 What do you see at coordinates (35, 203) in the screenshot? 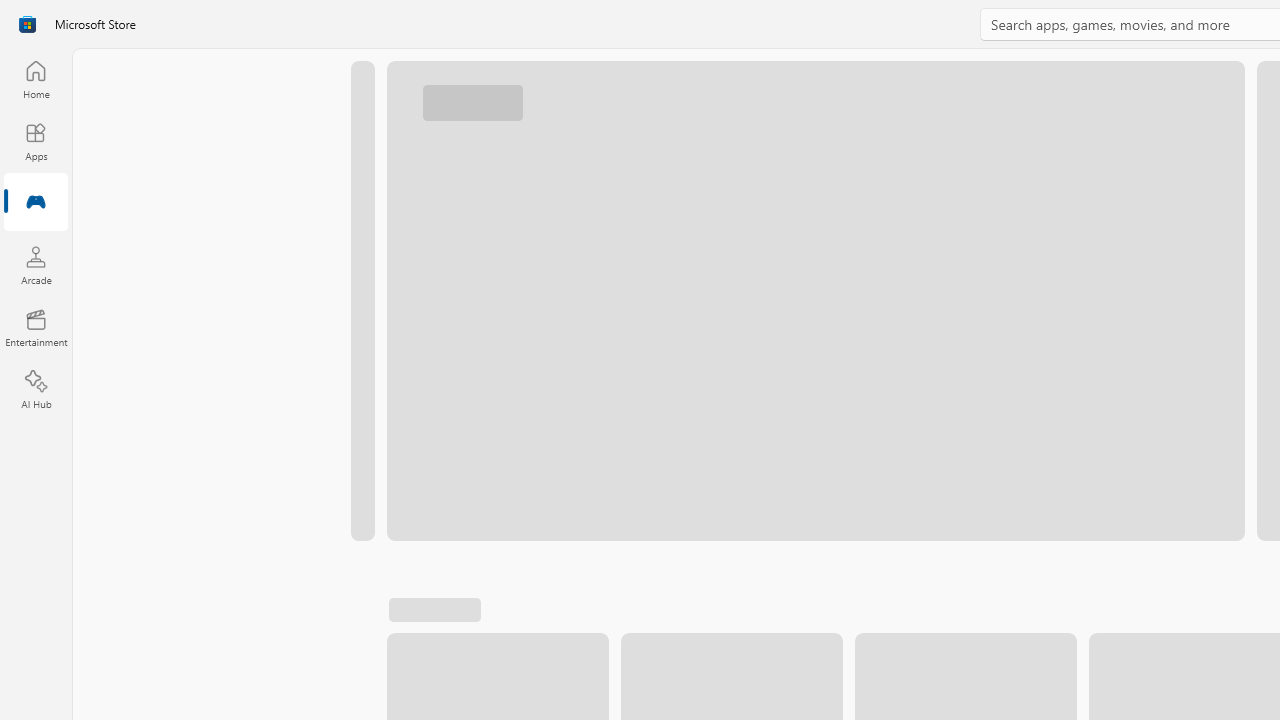
I see `'Gaming'` at bounding box center [35, 203].